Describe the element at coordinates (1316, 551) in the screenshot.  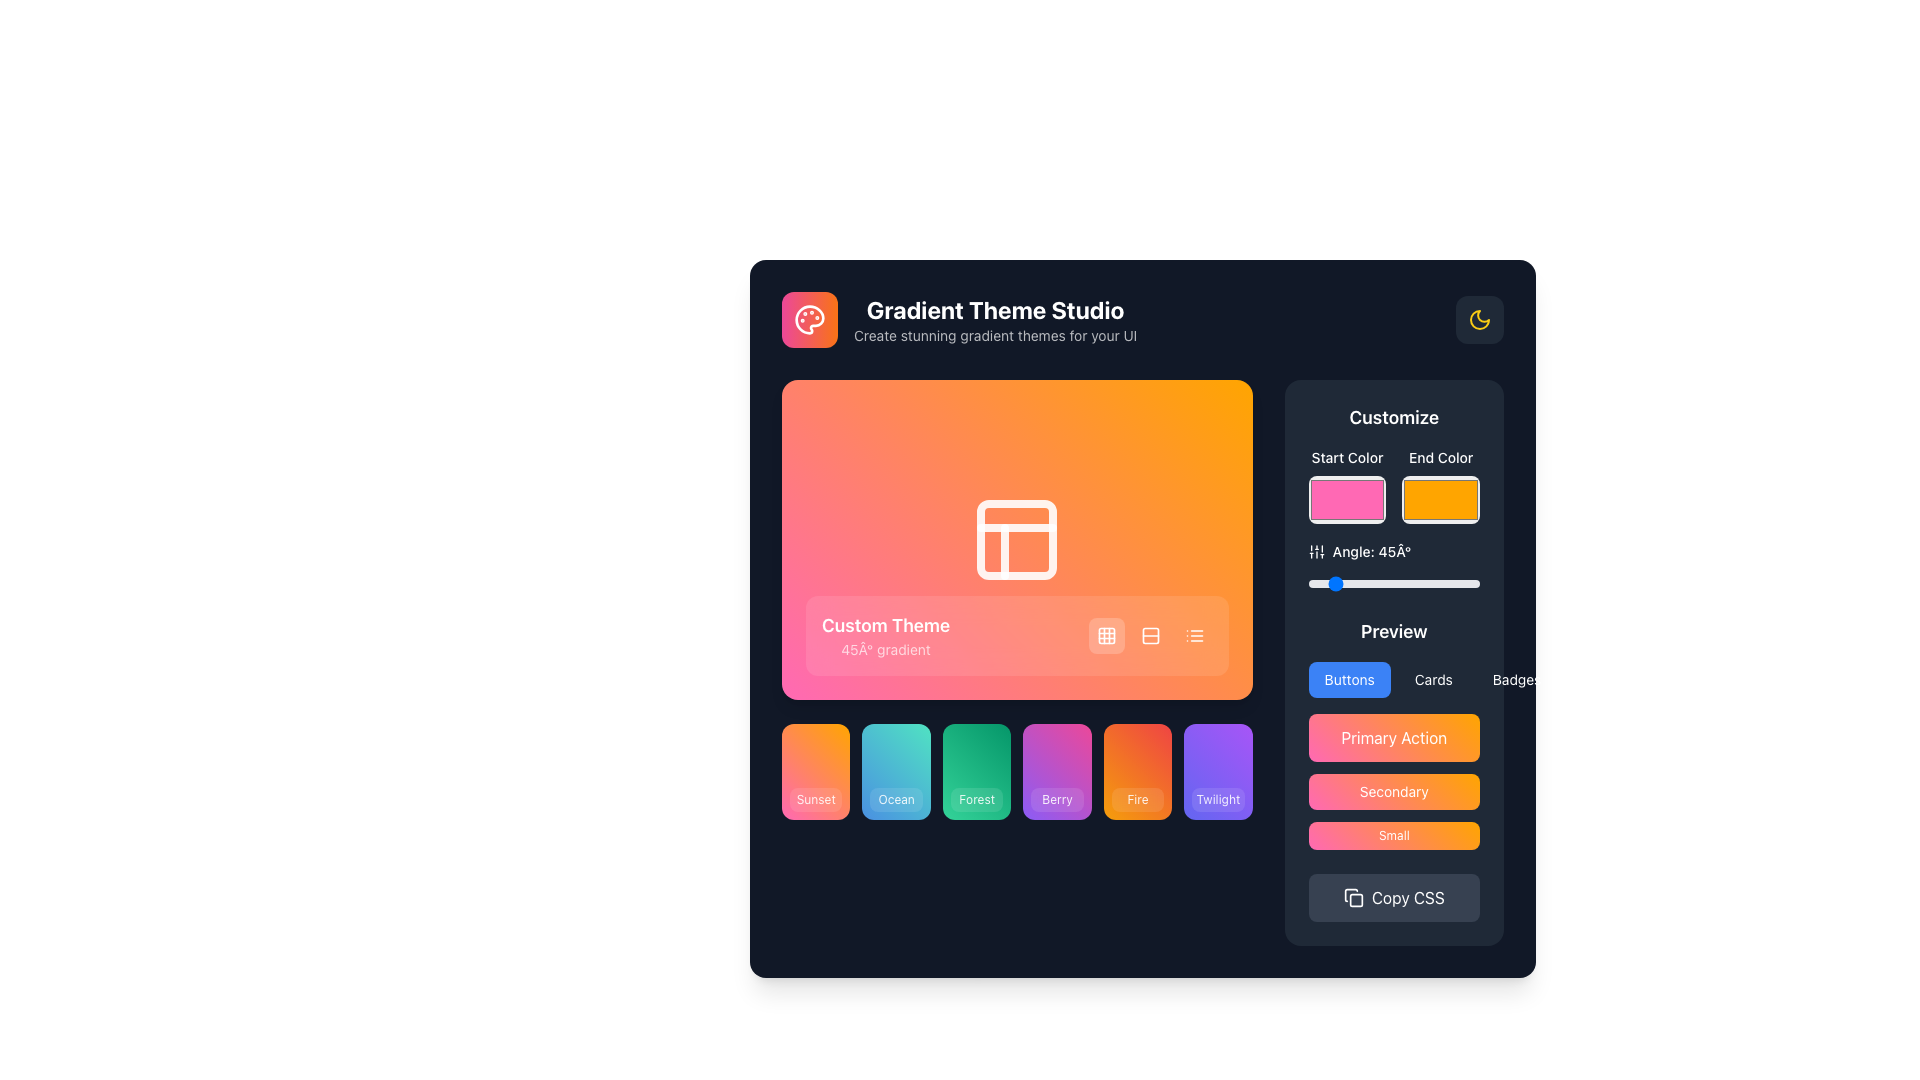
I see `the settings icon located` at that location.